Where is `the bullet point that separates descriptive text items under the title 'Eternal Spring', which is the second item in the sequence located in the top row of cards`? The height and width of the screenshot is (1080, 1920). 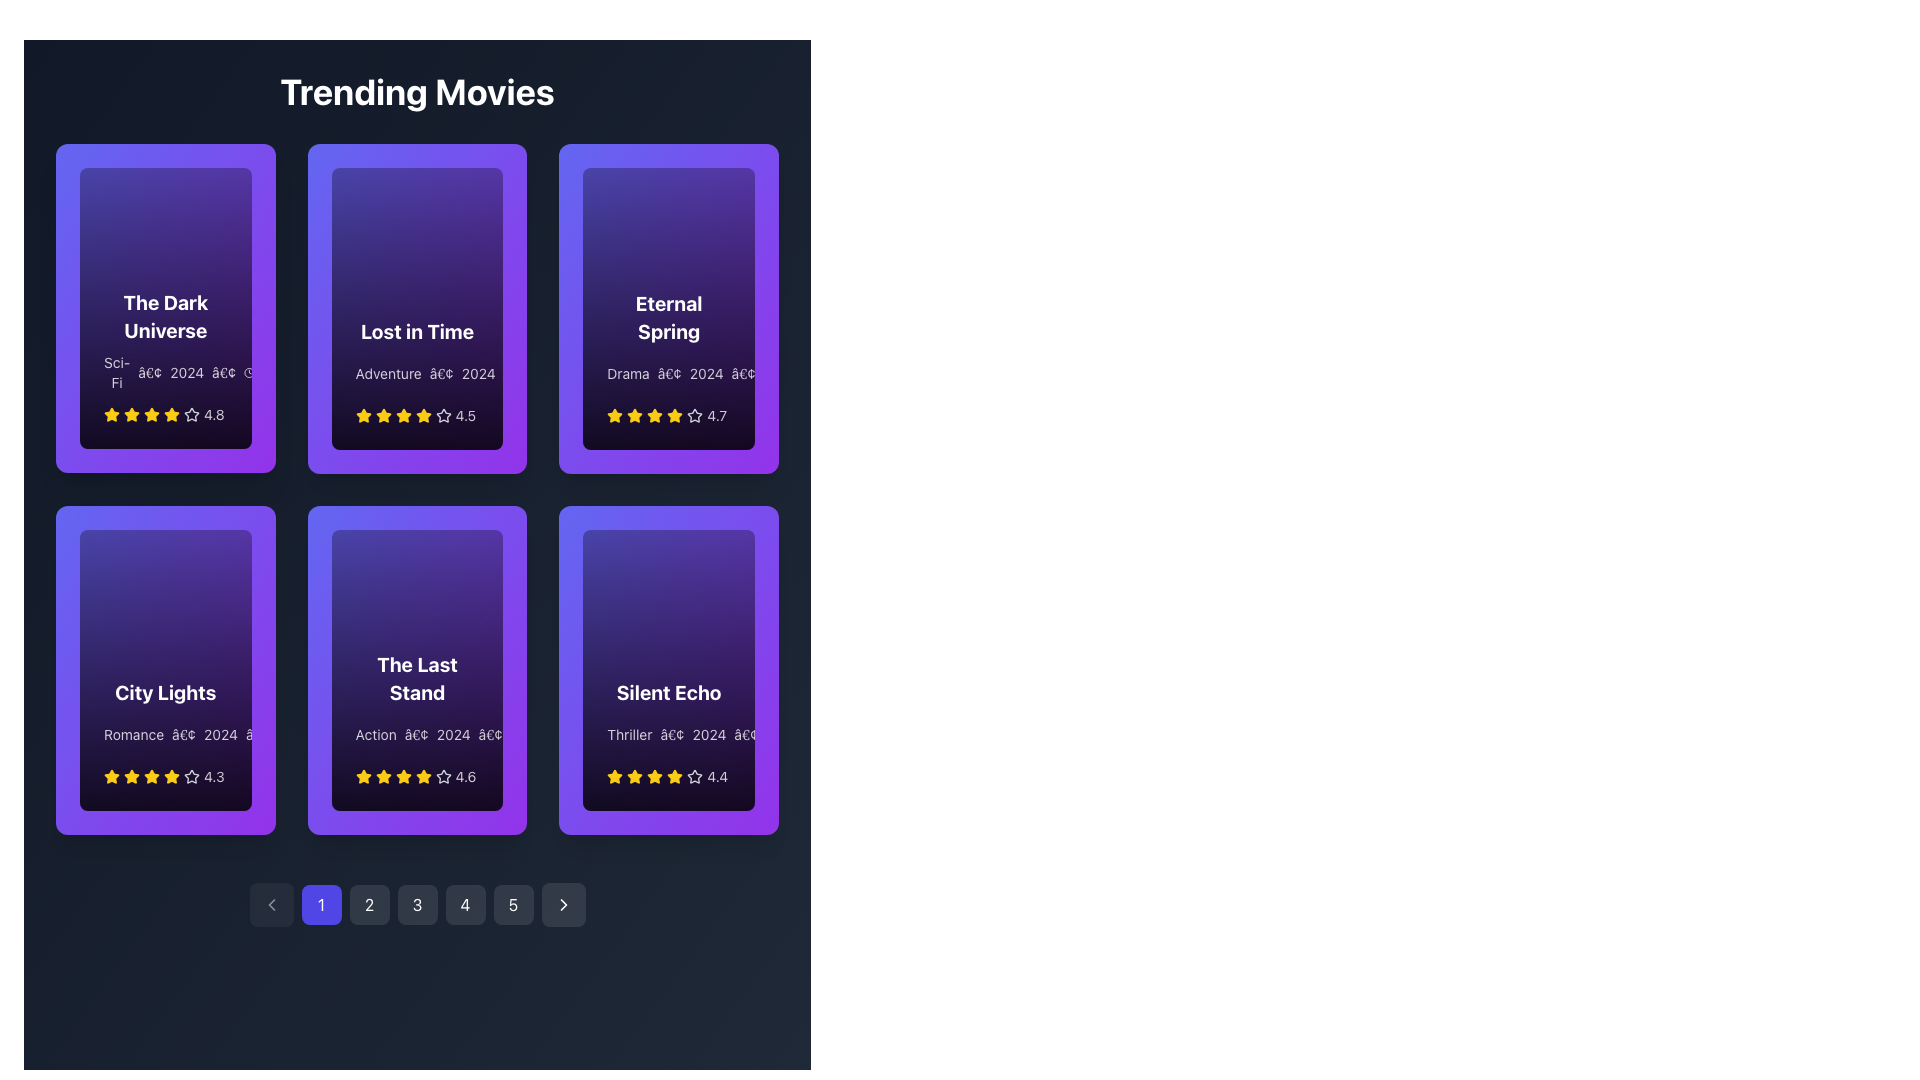 the bullet point that separates descriptive text items under the title 'Eternal Spring', which is the second item in the sequence located in the top row of cards is located at coordinates (669, 373).